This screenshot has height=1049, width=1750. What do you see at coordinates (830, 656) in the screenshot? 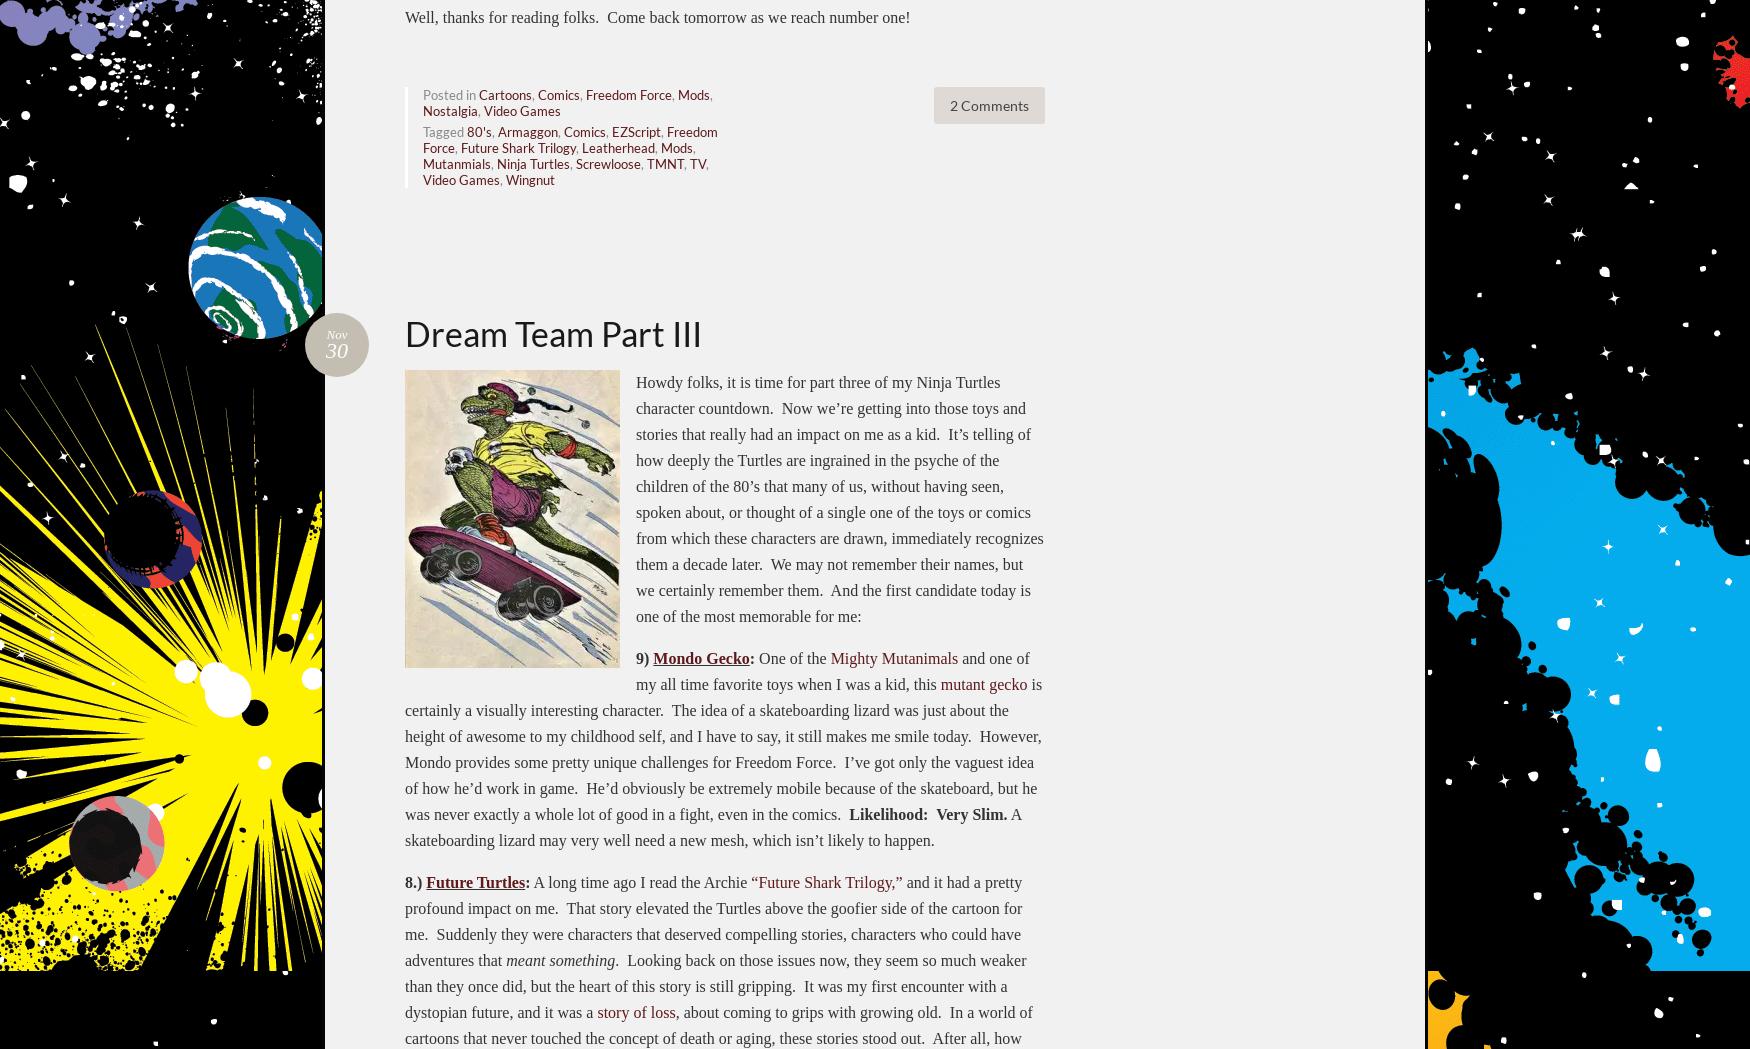
I see `'Mighty Mutanimals'` at bounding box center [830, 656].